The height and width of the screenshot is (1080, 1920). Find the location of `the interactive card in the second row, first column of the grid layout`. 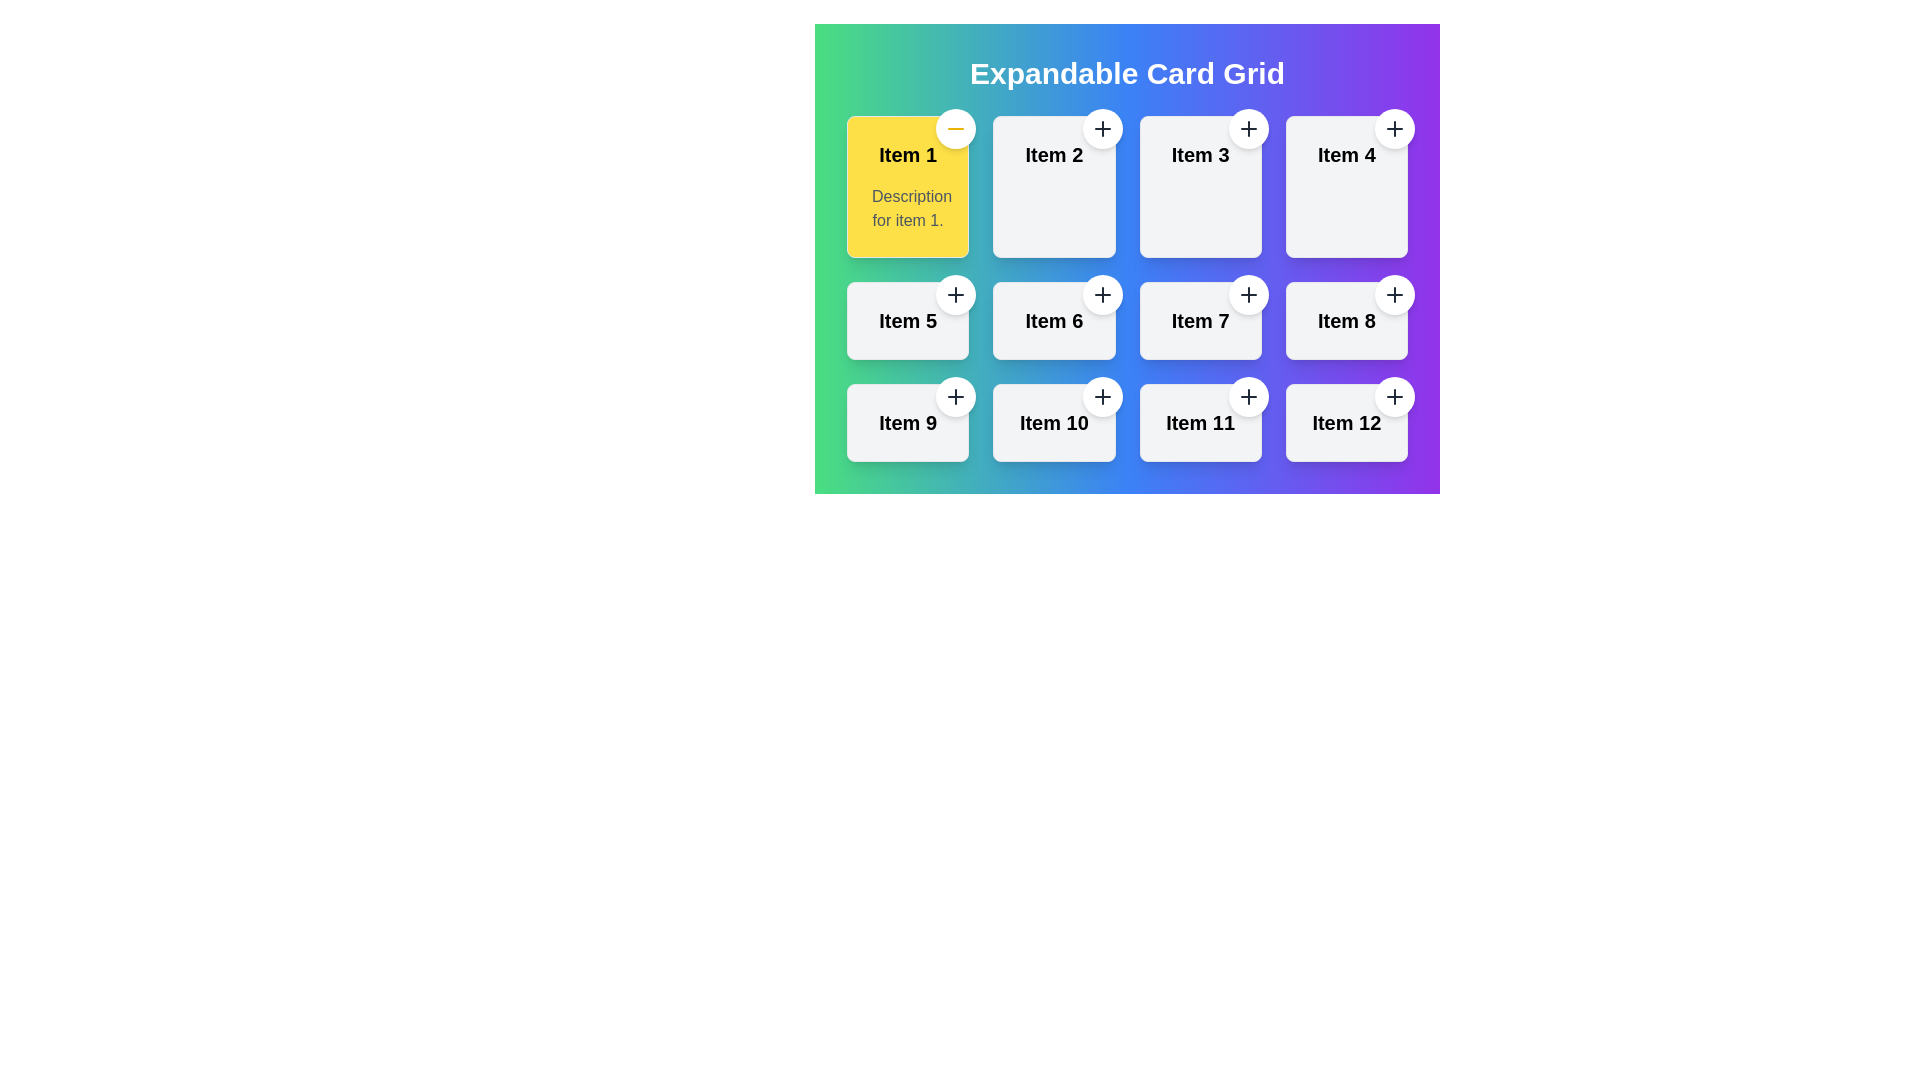

the interactive card in the second row, first column of the grid layout is located at coordinates (907, 319).